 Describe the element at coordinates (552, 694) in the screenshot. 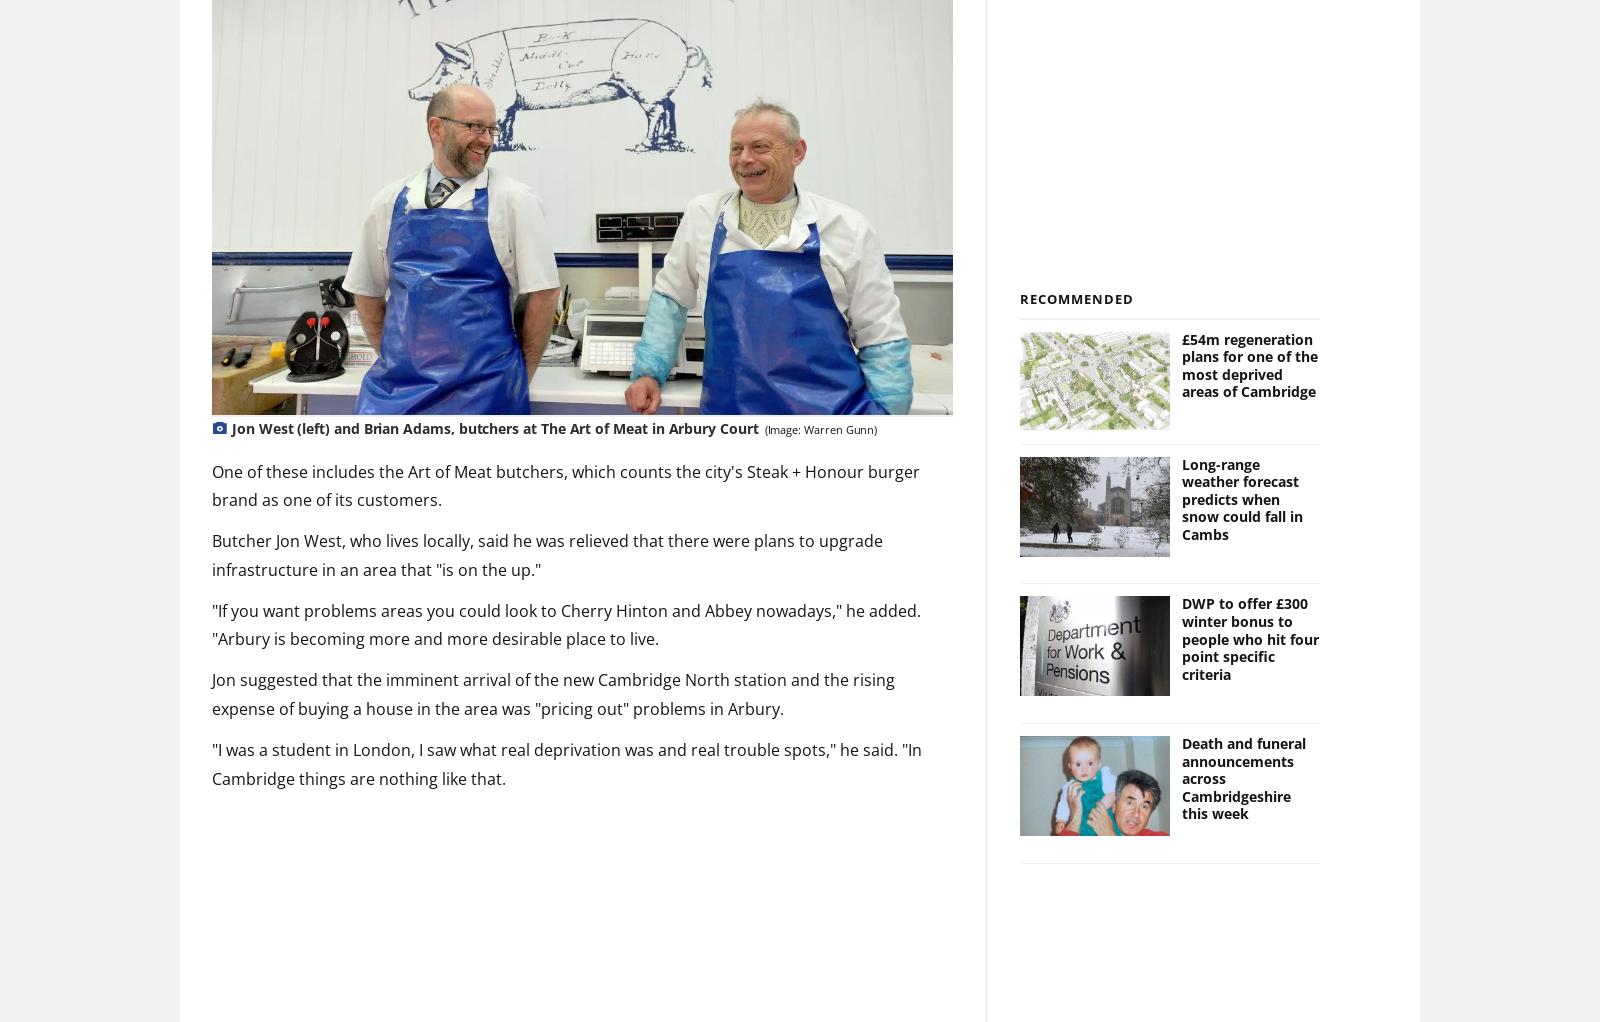

I see `'Jon suggested that the imminent arrival of the new Cambridge North station and the rising expense of buying a house in the area was "pricing out" problems in Arbury.'` at that location.